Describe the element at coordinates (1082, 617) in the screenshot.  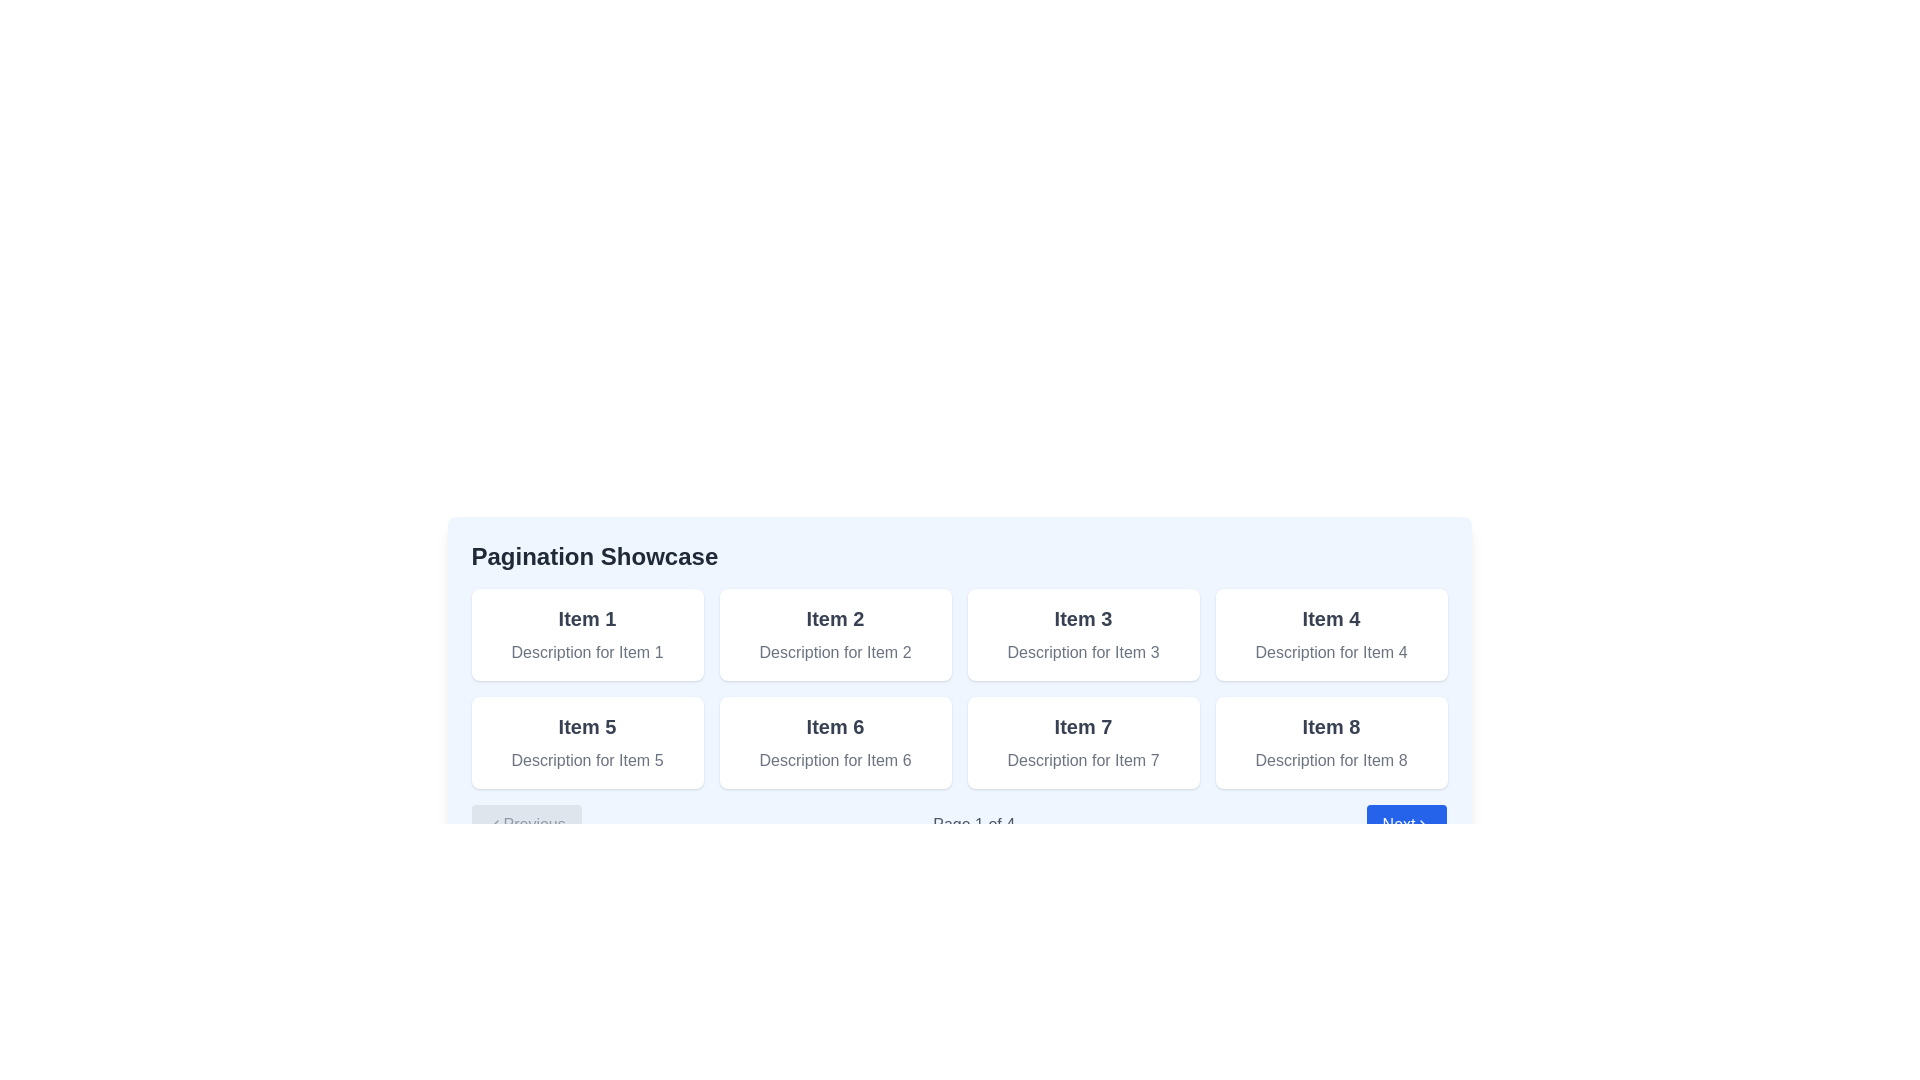
I see `the Text Label that serves as the title for the grid card, located in the first row, third column of the grid layout` at that location.